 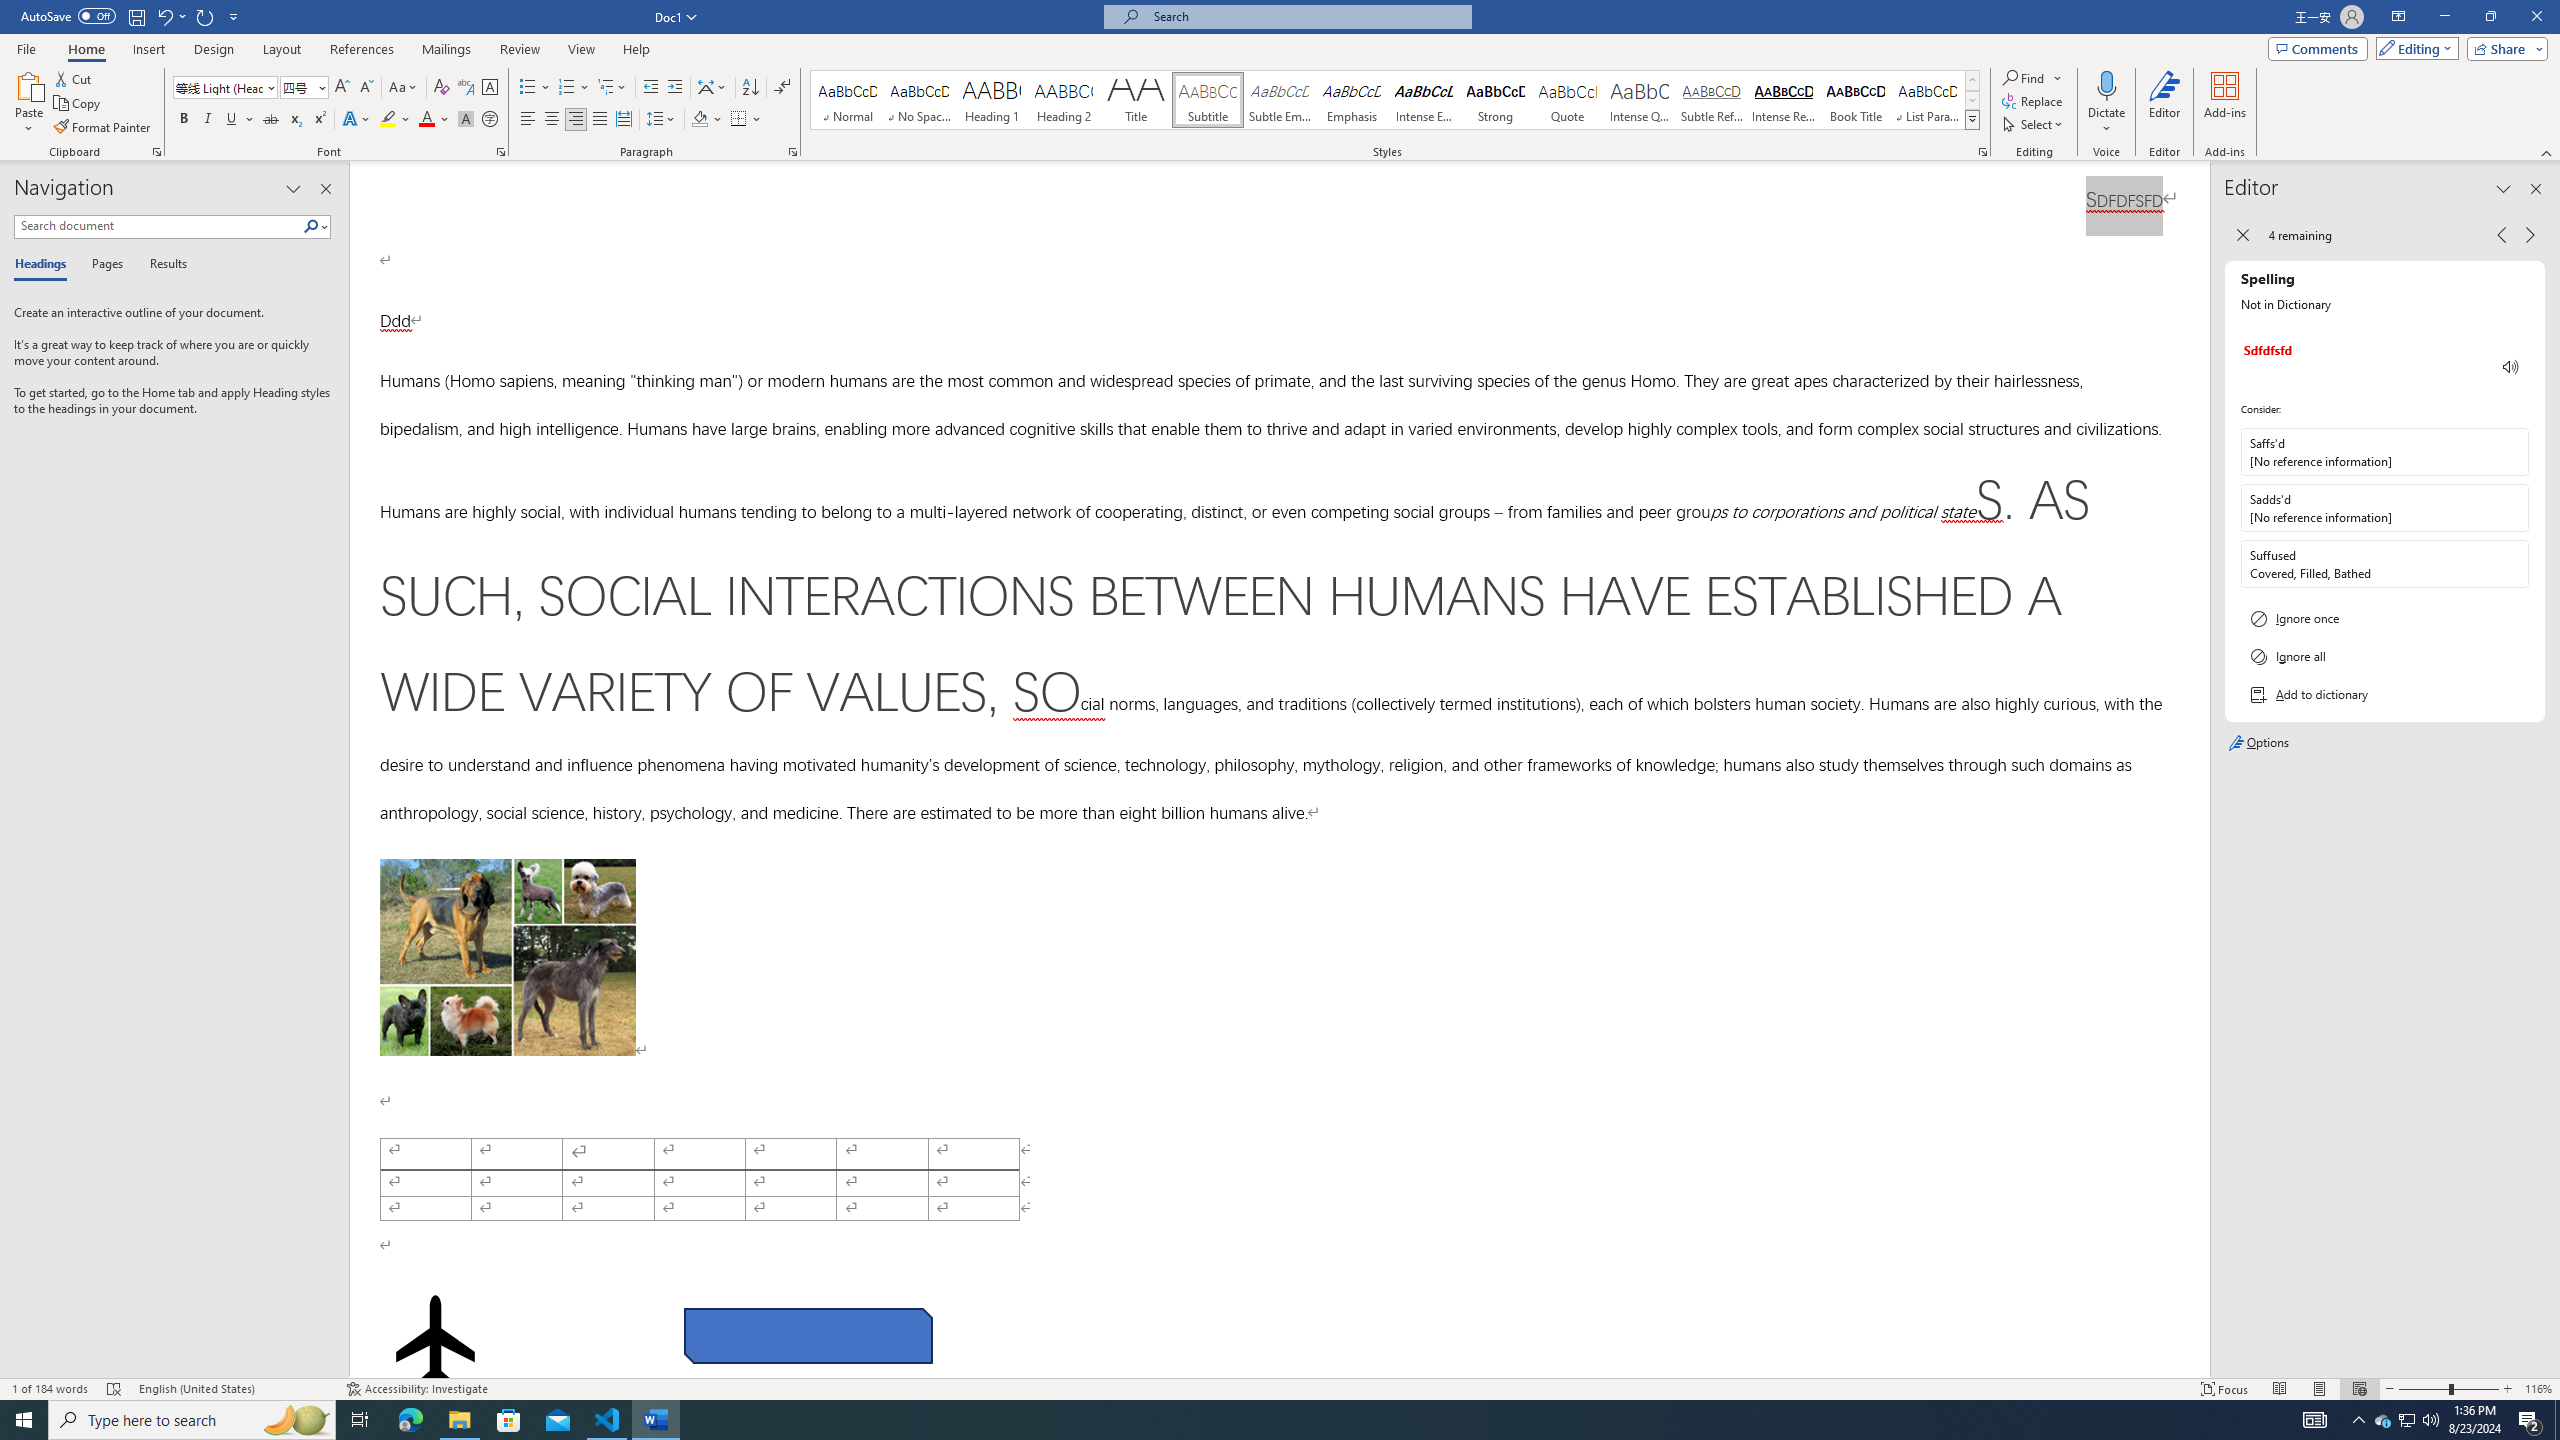 I want to click on 'Morphological variation in six dogs', so click(x=505, y=957).